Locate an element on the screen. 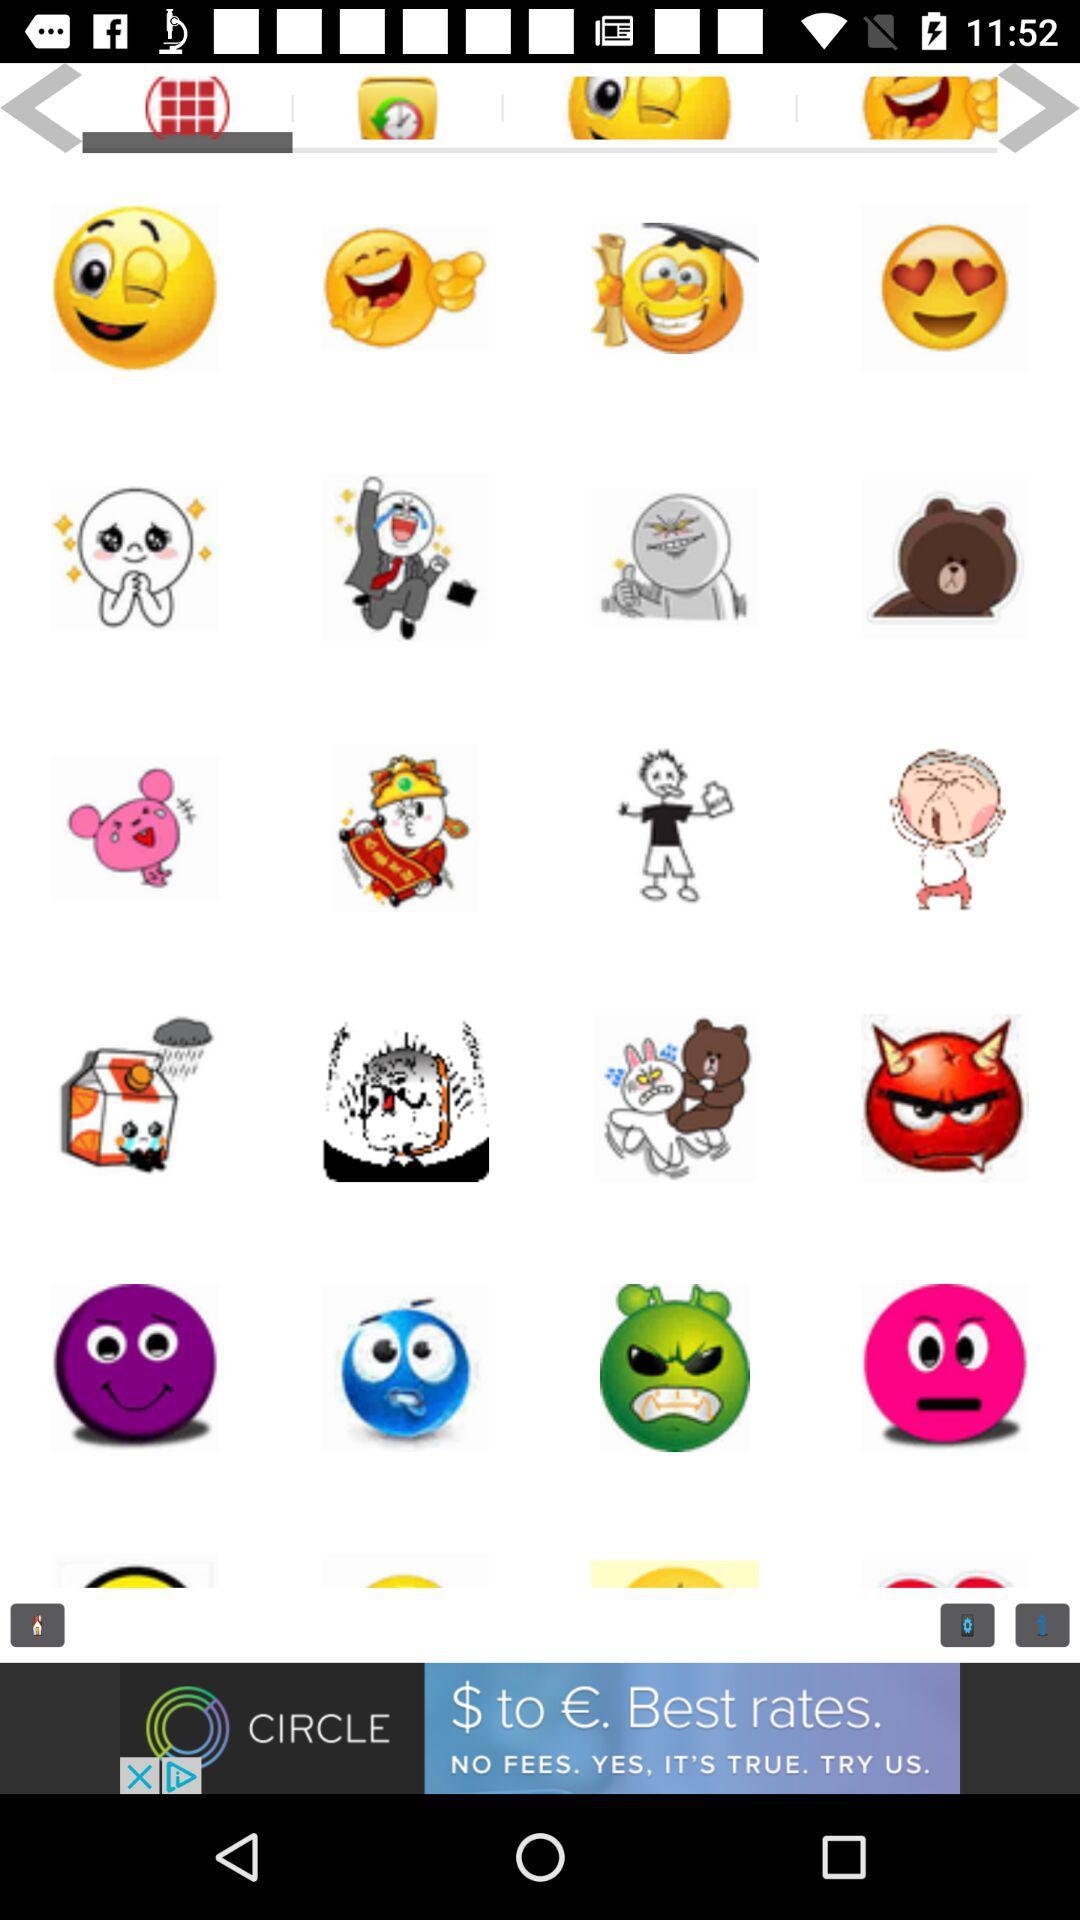 The width and height of the screenshot is (1080, 1920). colour picture page is located at coordinates (135, 557).